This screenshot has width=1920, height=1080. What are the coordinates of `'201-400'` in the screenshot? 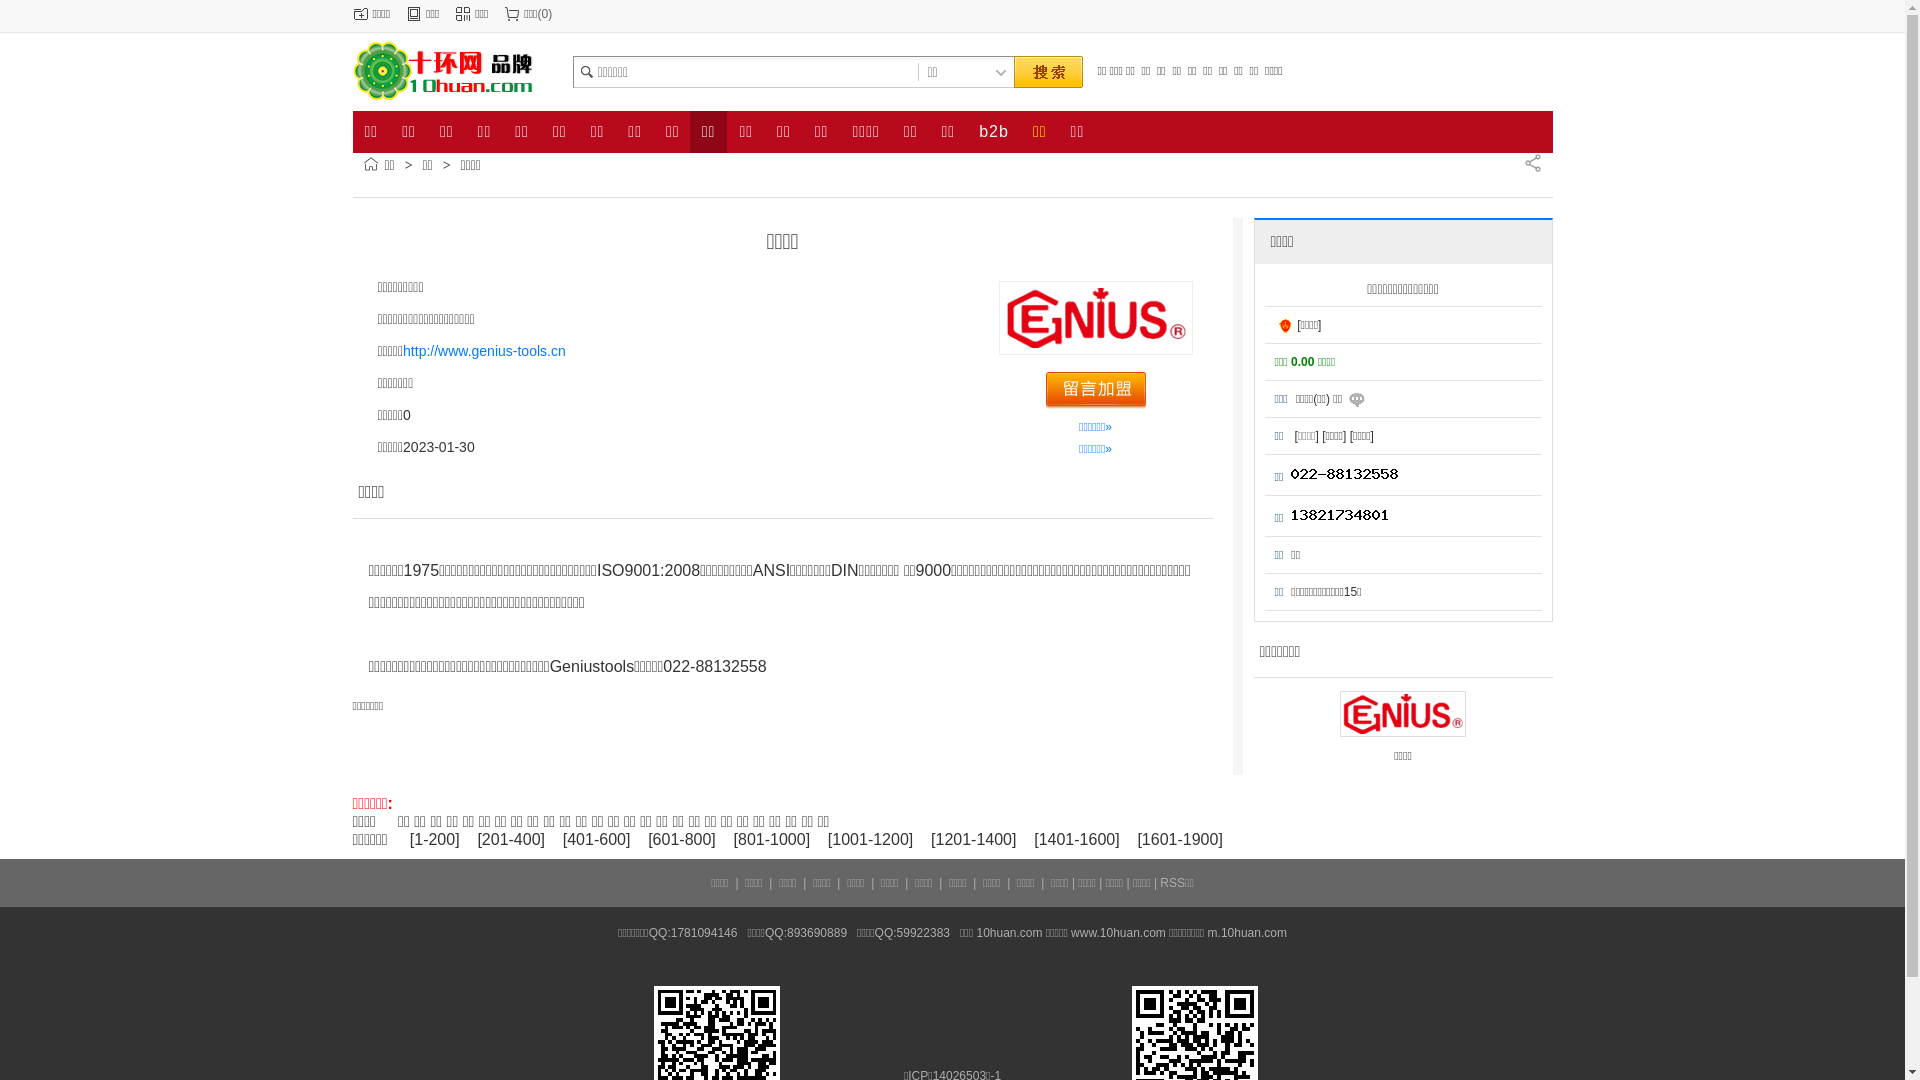 It's located at (511, 839).